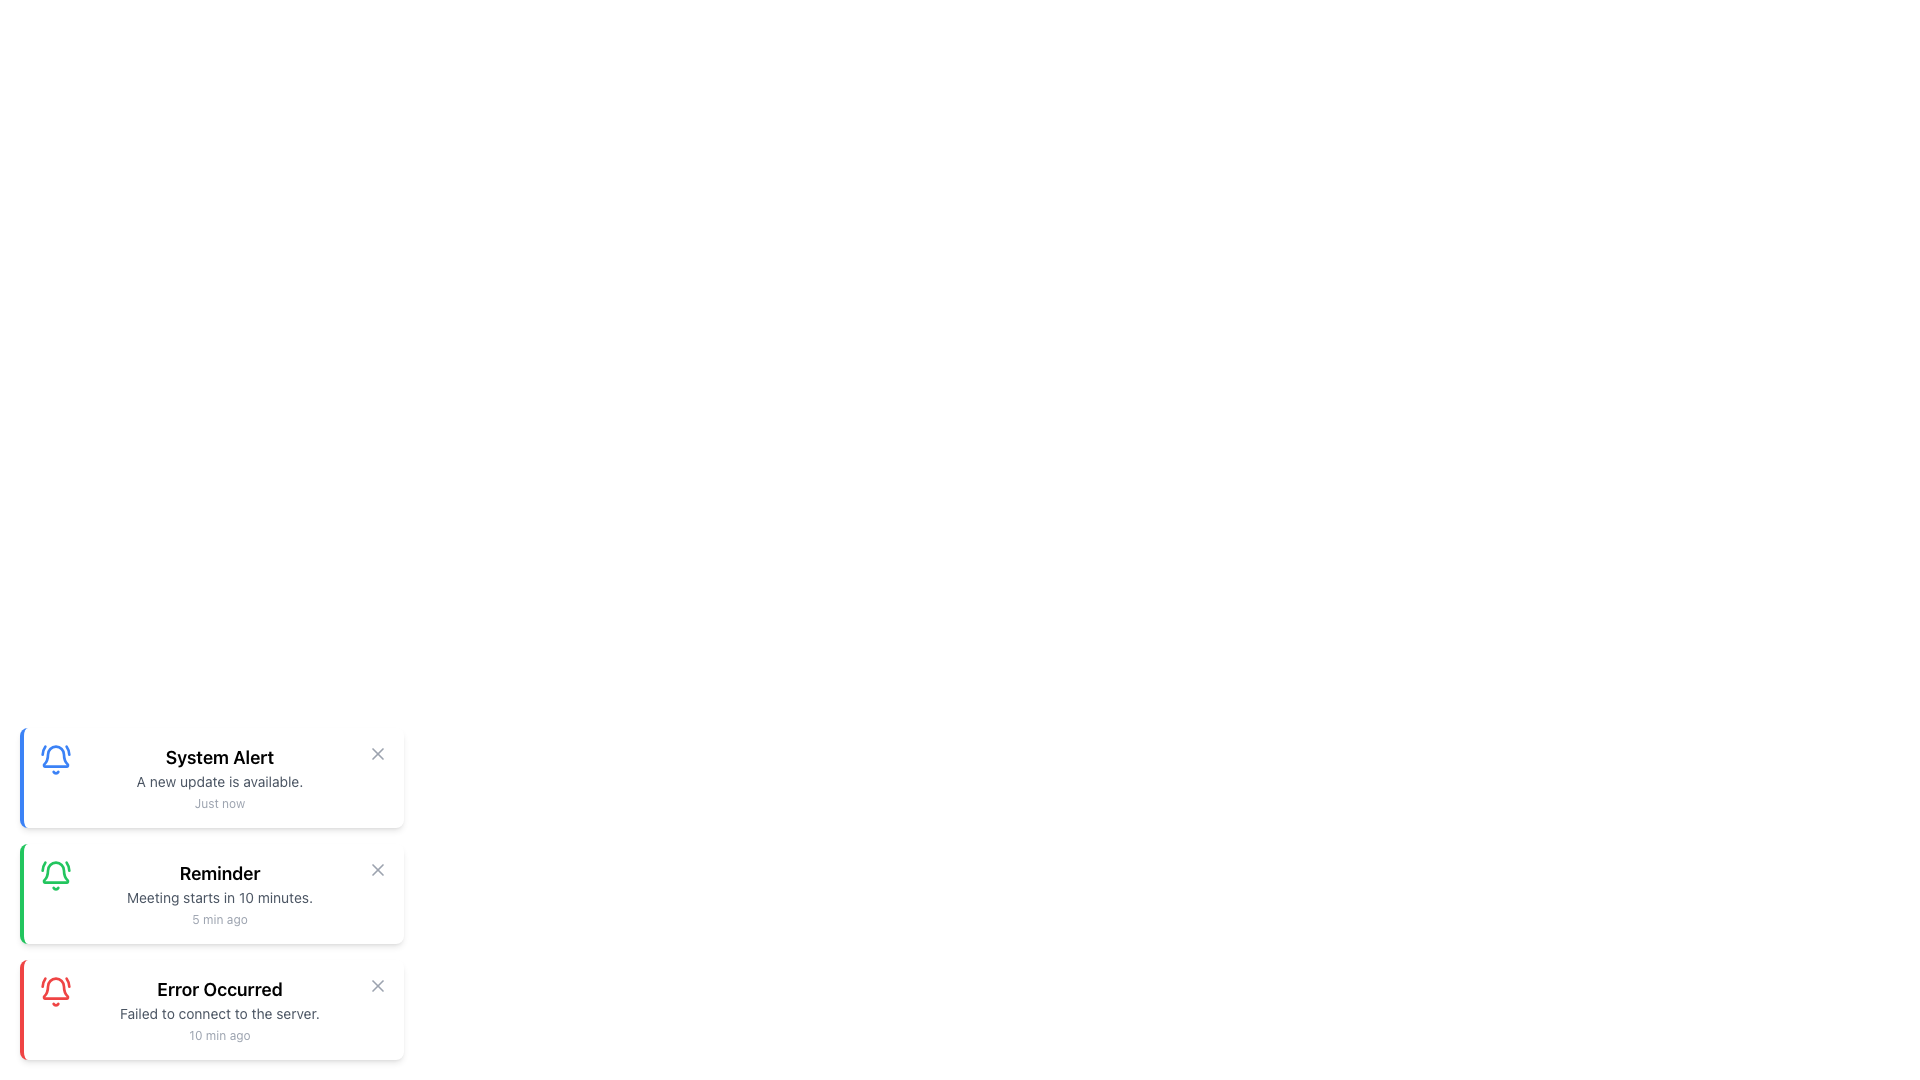 The image size is (1920, 1080). I want to click on the dismiss button located in the top-right corner of the 'System Alert' notification card, so click(378, 753).